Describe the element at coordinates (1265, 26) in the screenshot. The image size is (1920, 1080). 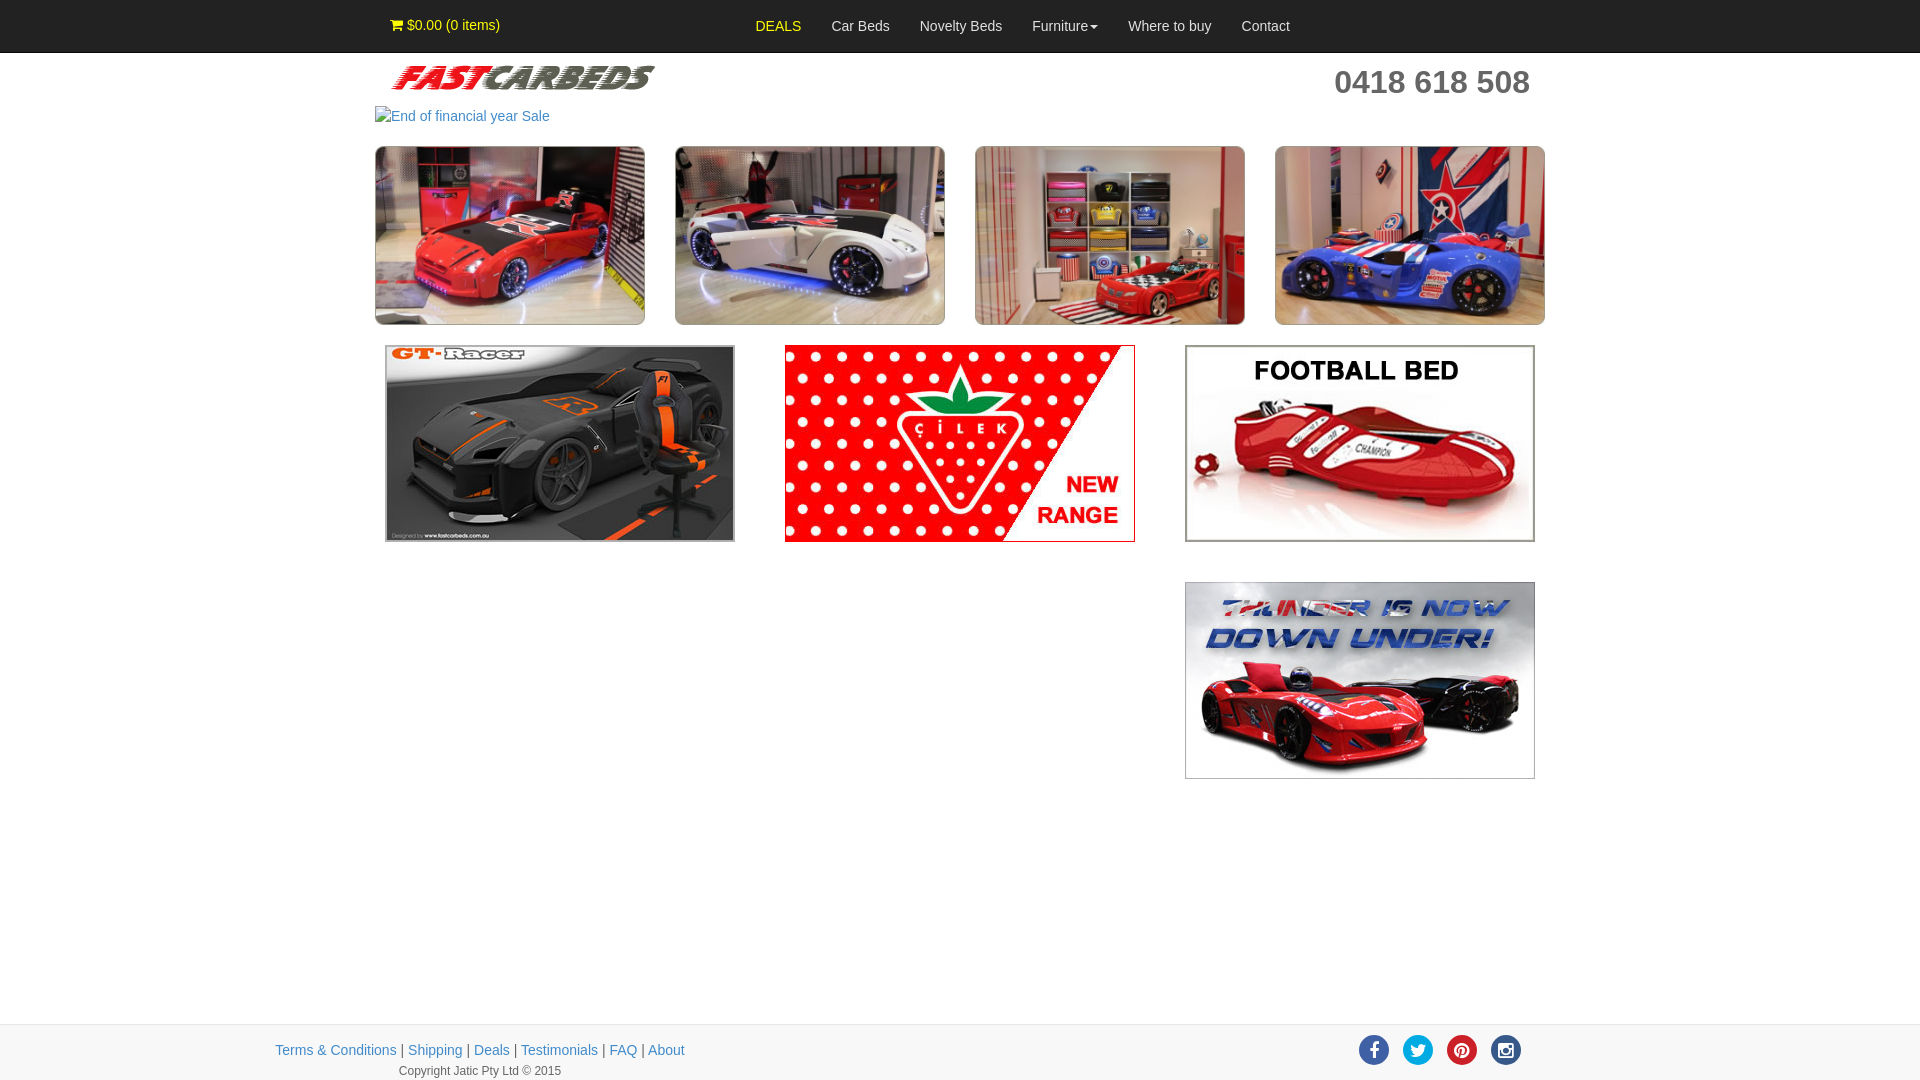
I see `'Contact'` at that location.